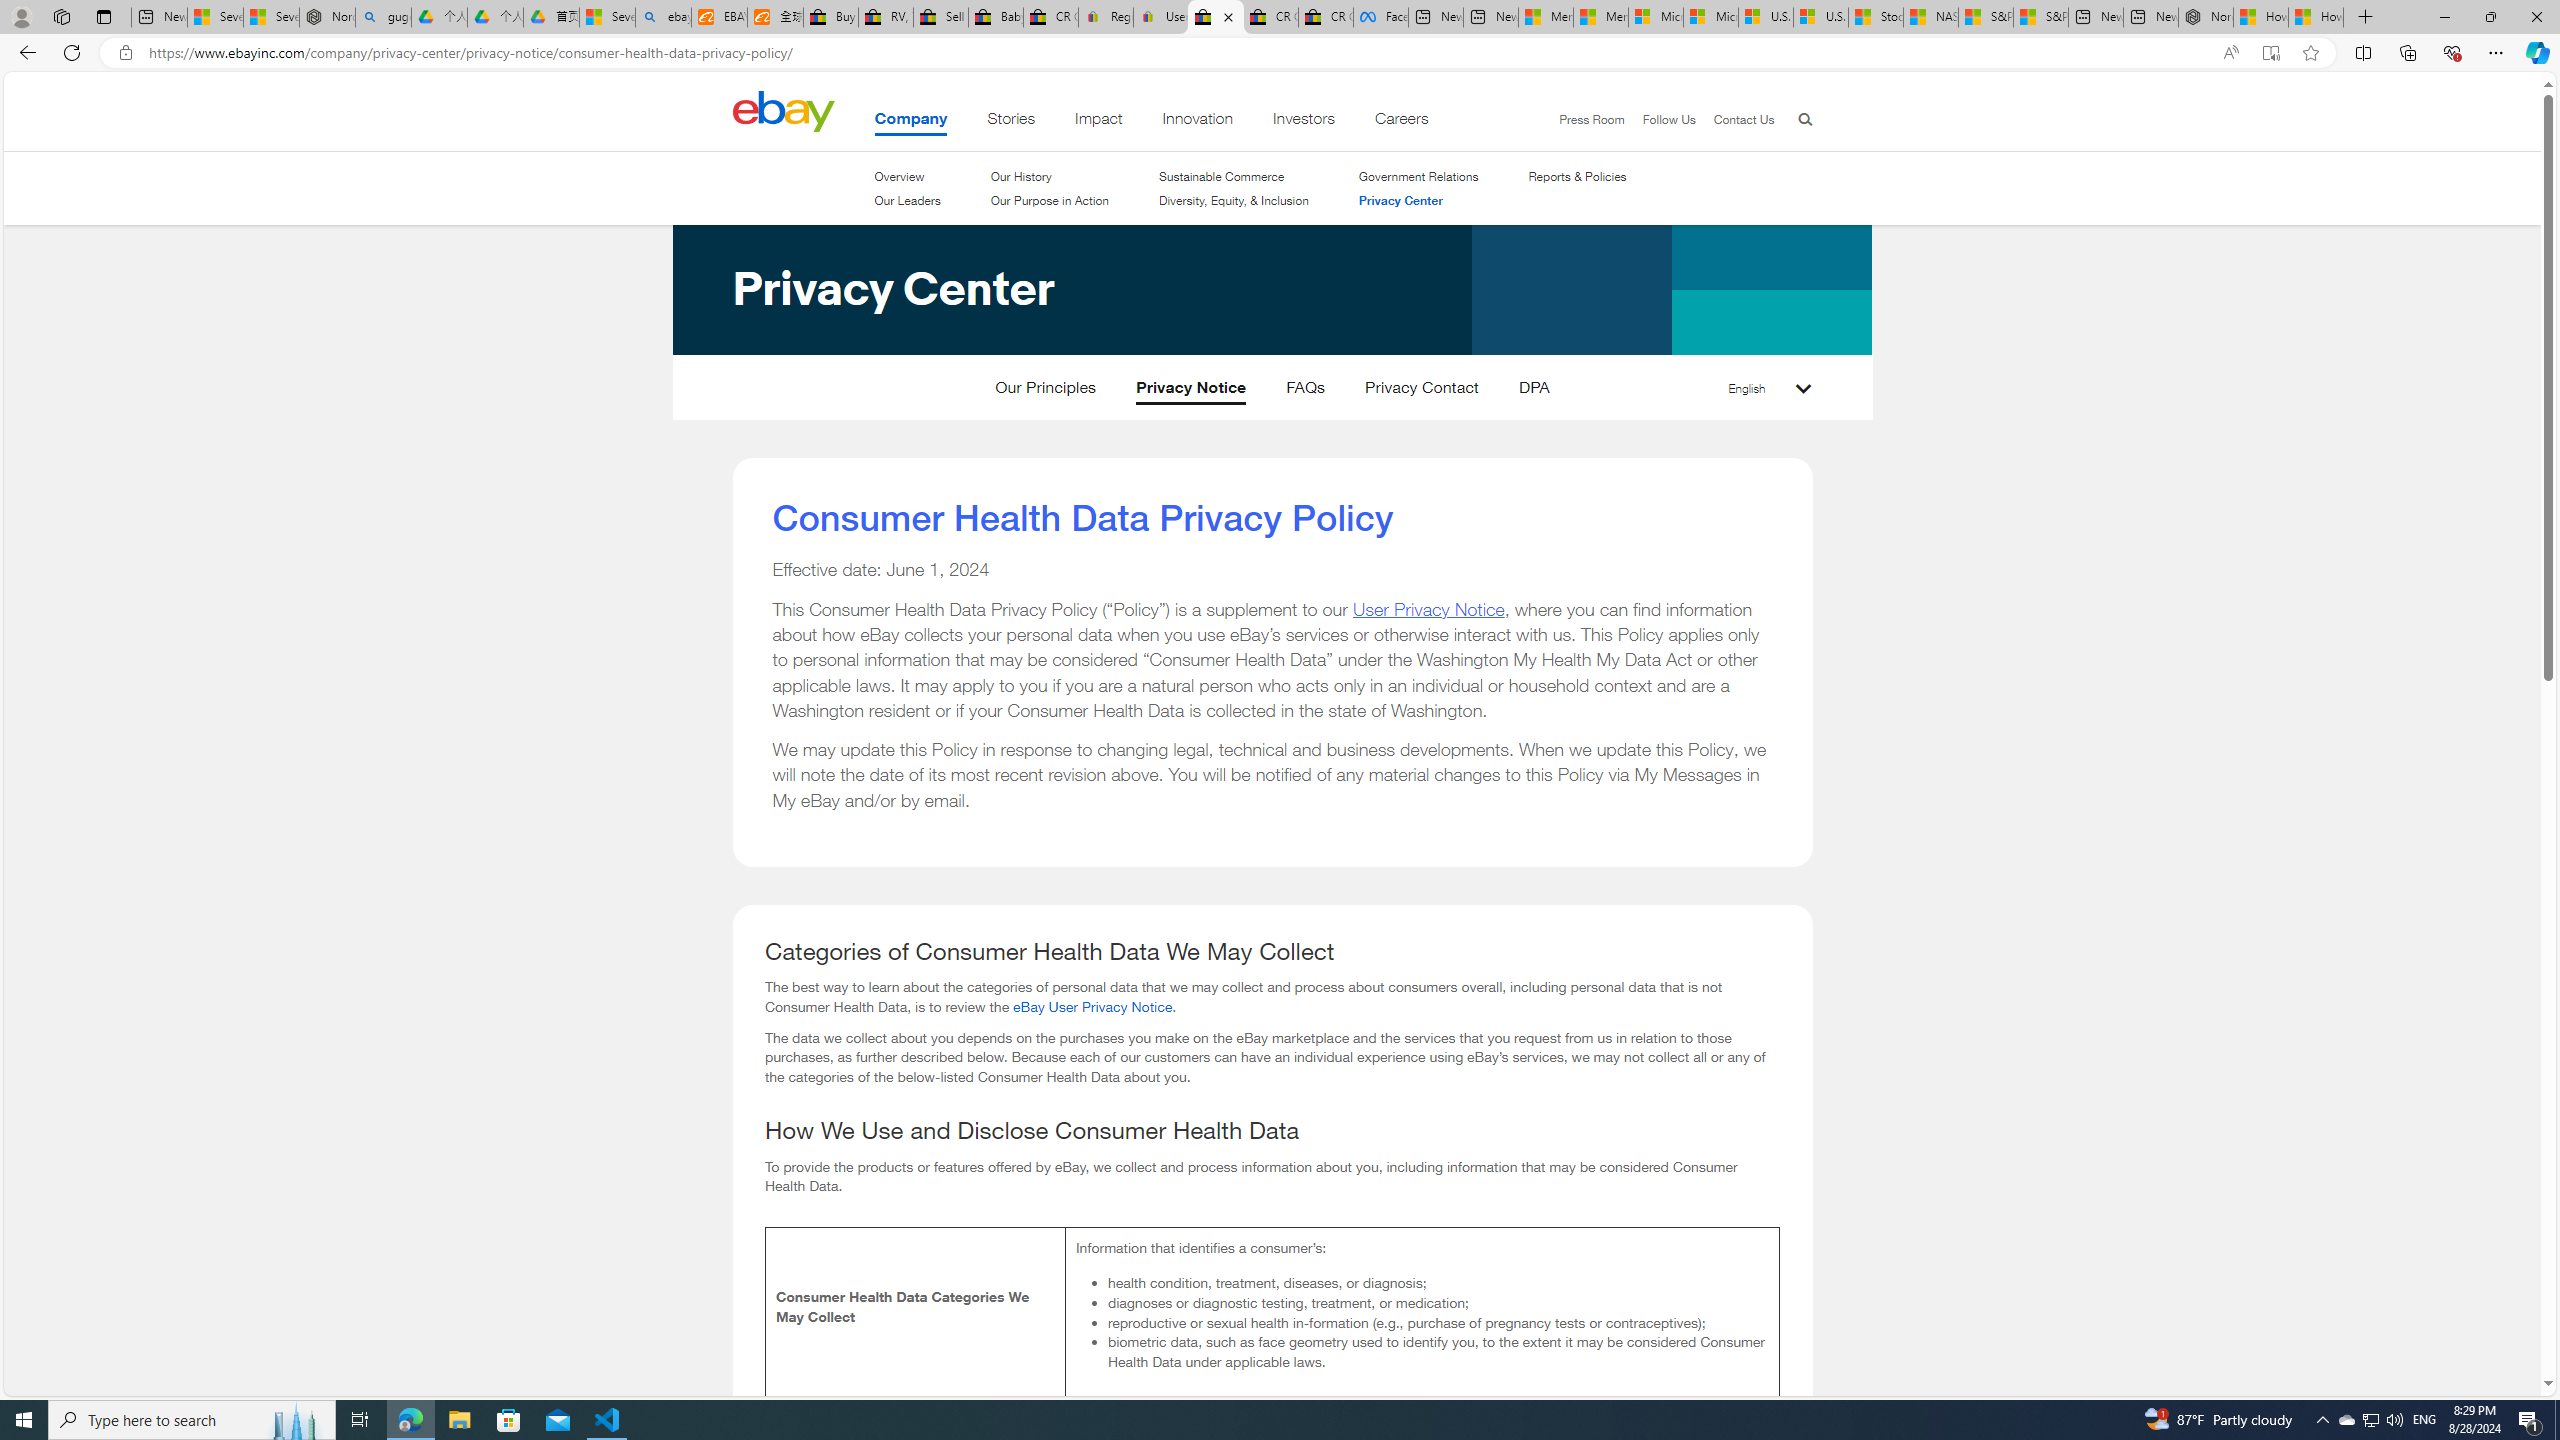 This screenshot has height=1440, width=2560. I want to click on 'Reports & Policies', so click(1577, 176).